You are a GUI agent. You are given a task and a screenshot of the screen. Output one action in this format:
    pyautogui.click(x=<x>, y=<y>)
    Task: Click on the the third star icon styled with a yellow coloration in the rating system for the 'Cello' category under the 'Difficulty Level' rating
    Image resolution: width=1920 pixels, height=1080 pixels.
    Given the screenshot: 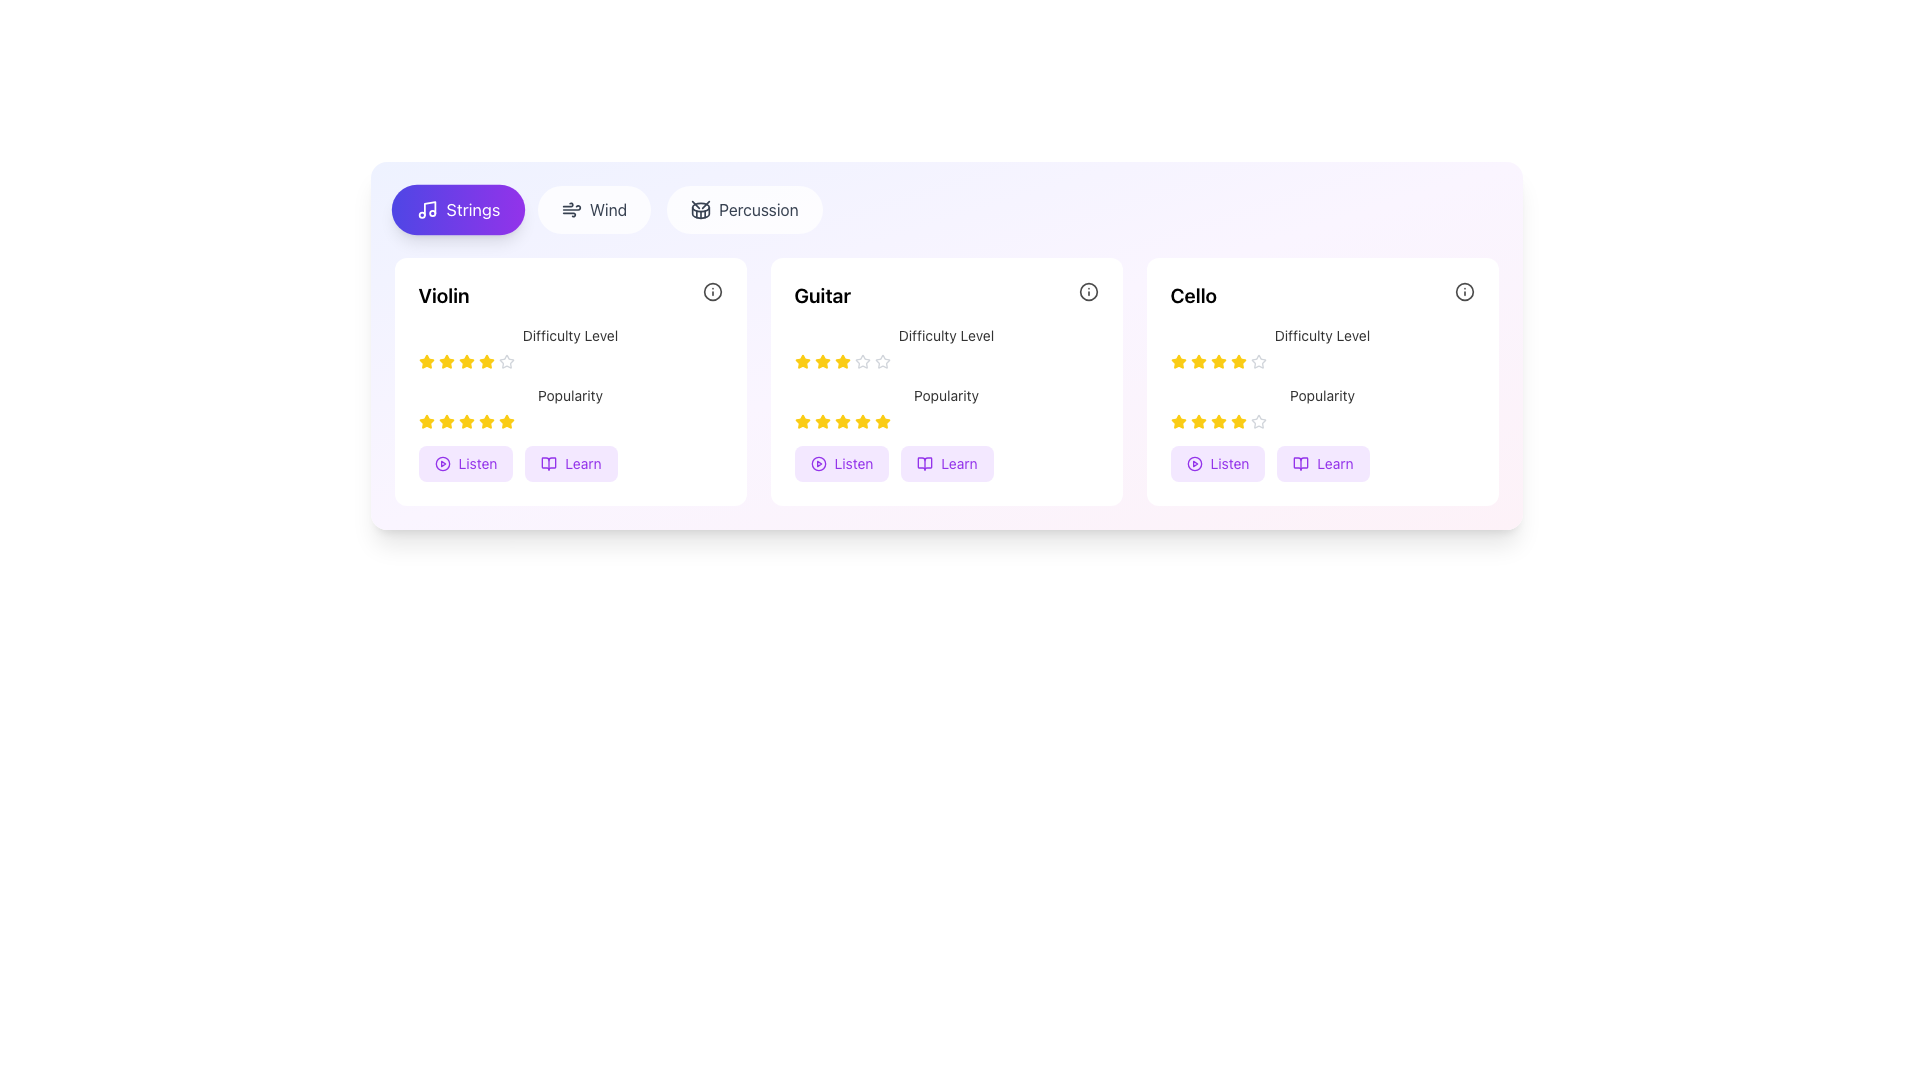 What is the action you would take?
    pyautogui.click(x=1198, y=362)
    